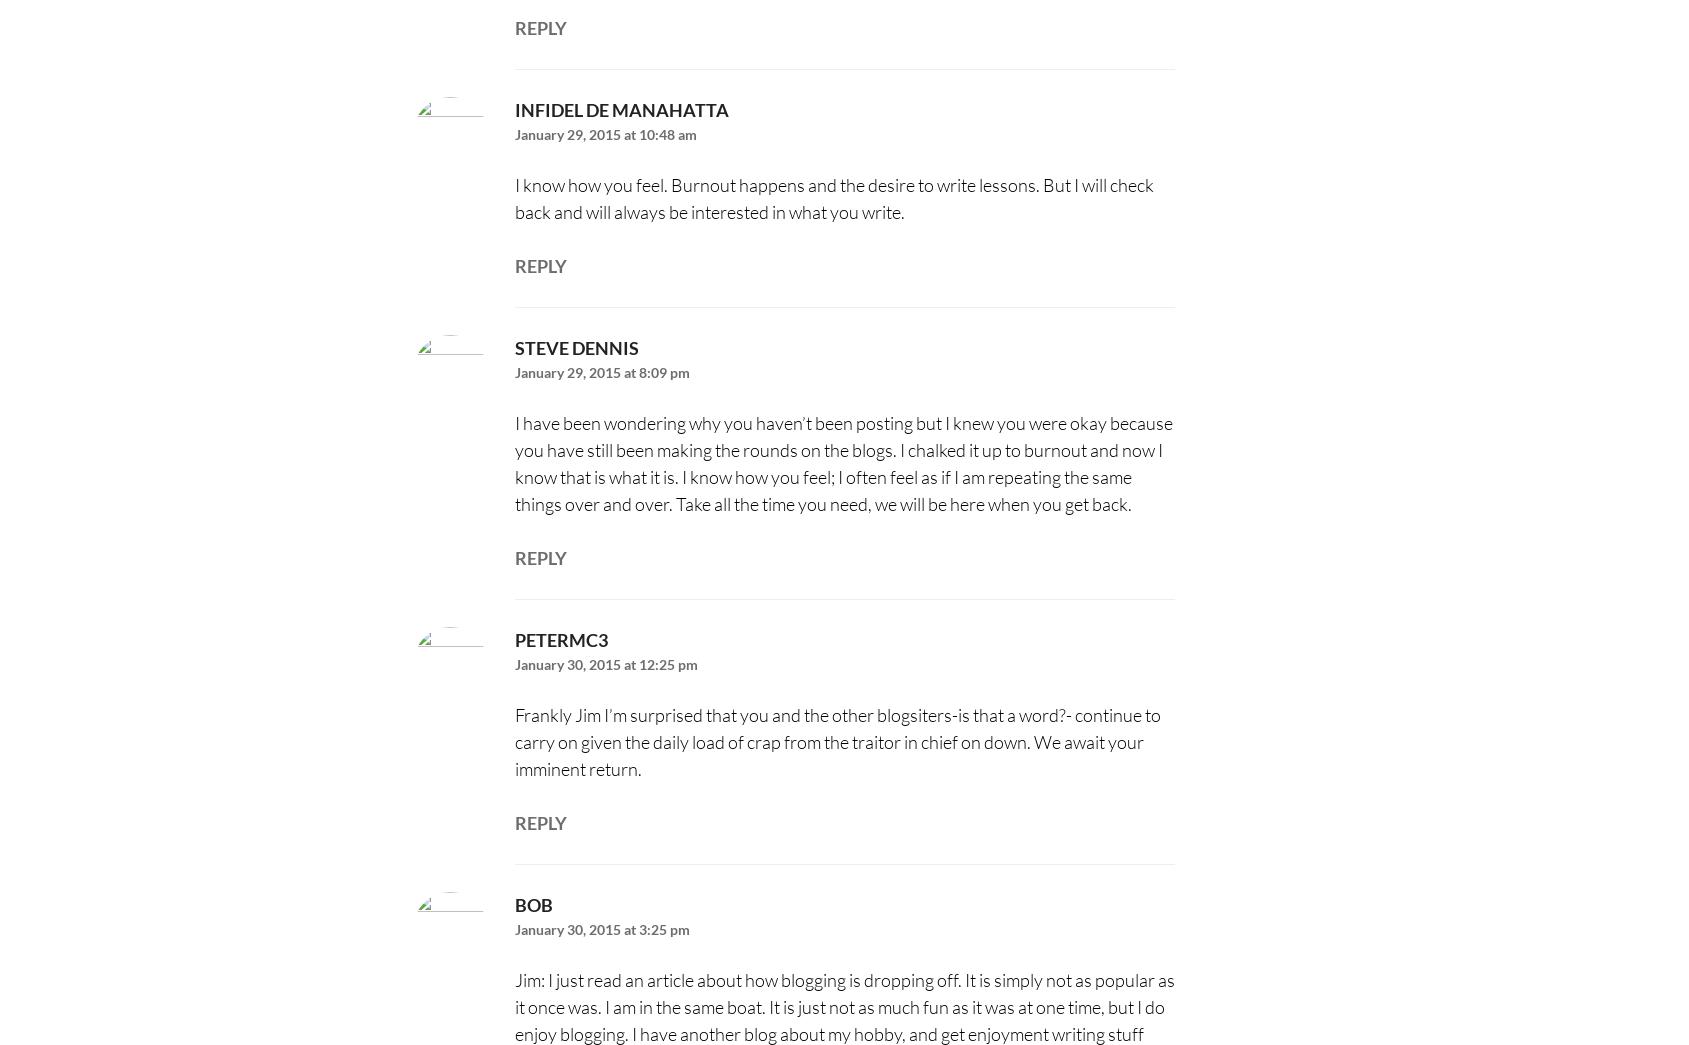 This screenshot has height=1045, width=1689. Describe the element at coordinates (604, 664) in the screenshot. I see `'January 30, 2015 at 12:25 pm'` at that location.